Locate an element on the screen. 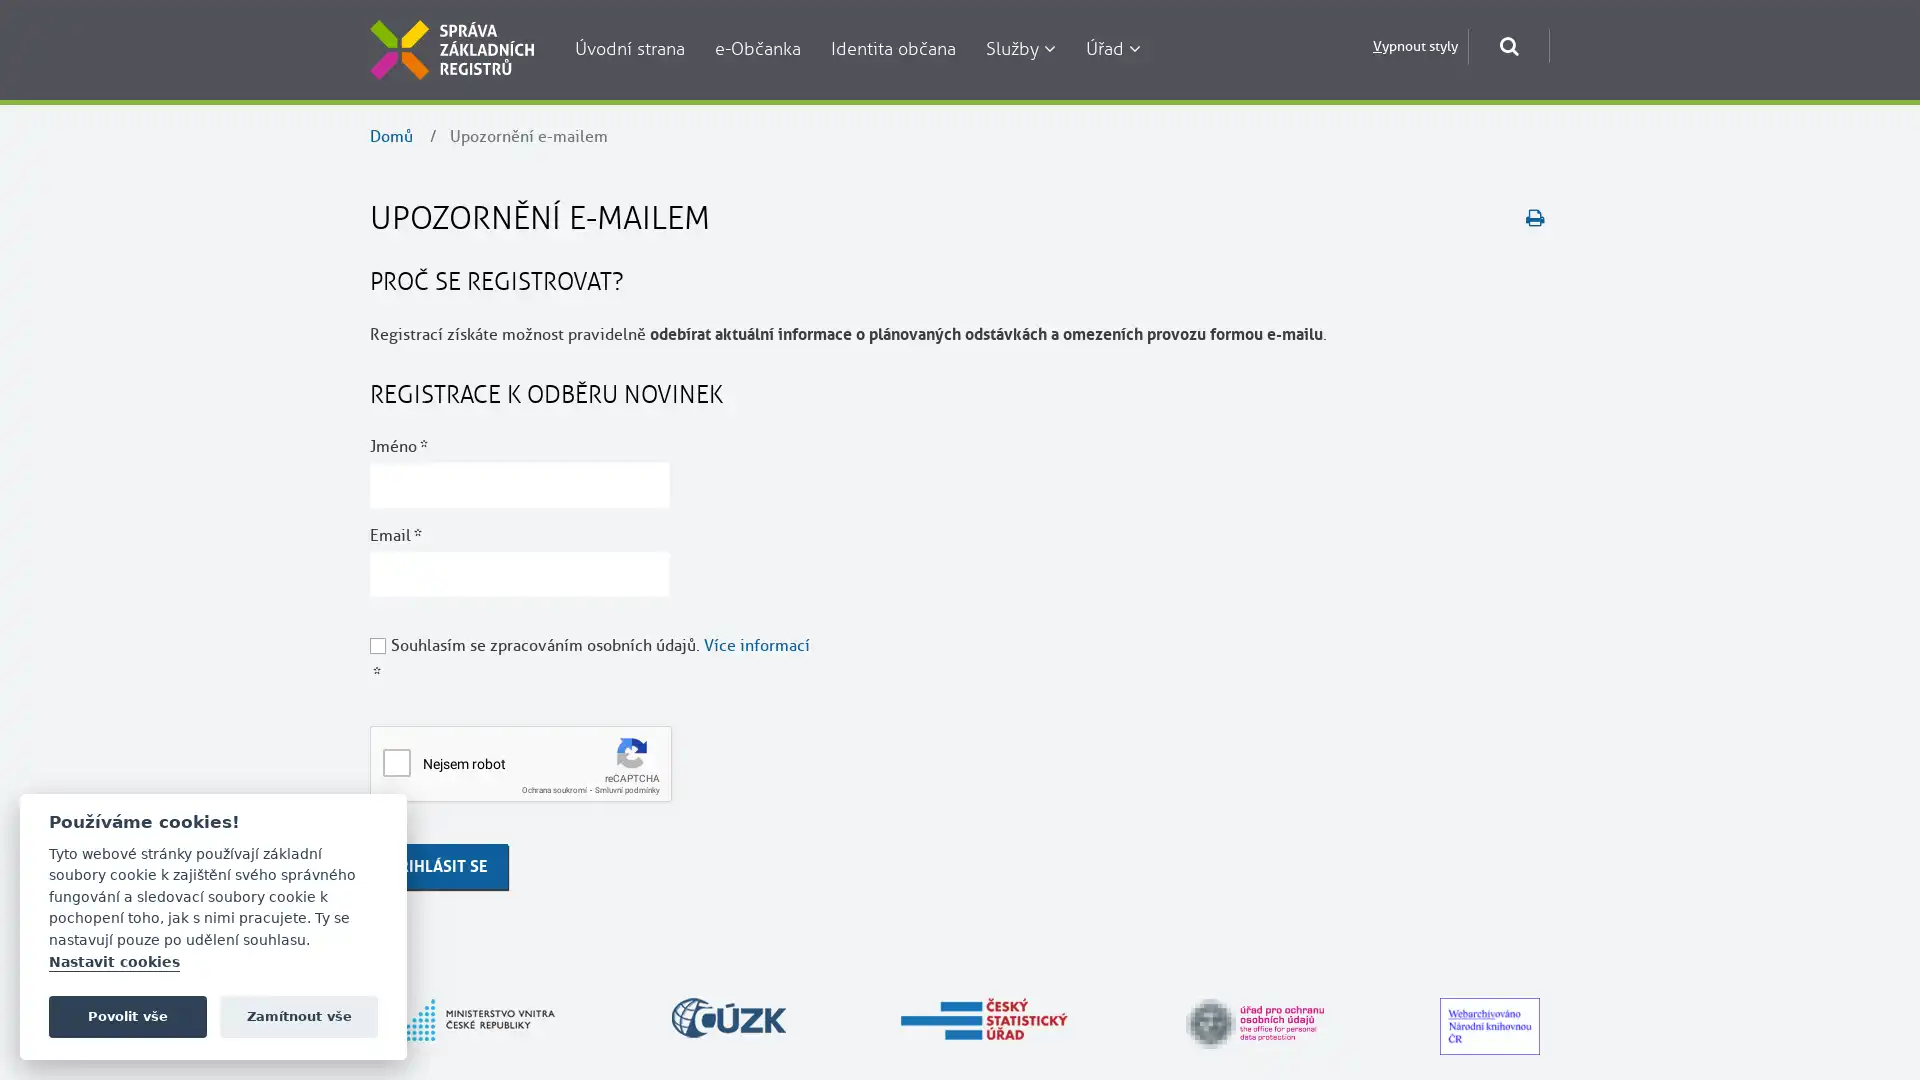  Vypnout styly is located at coordinates (1414, 45).